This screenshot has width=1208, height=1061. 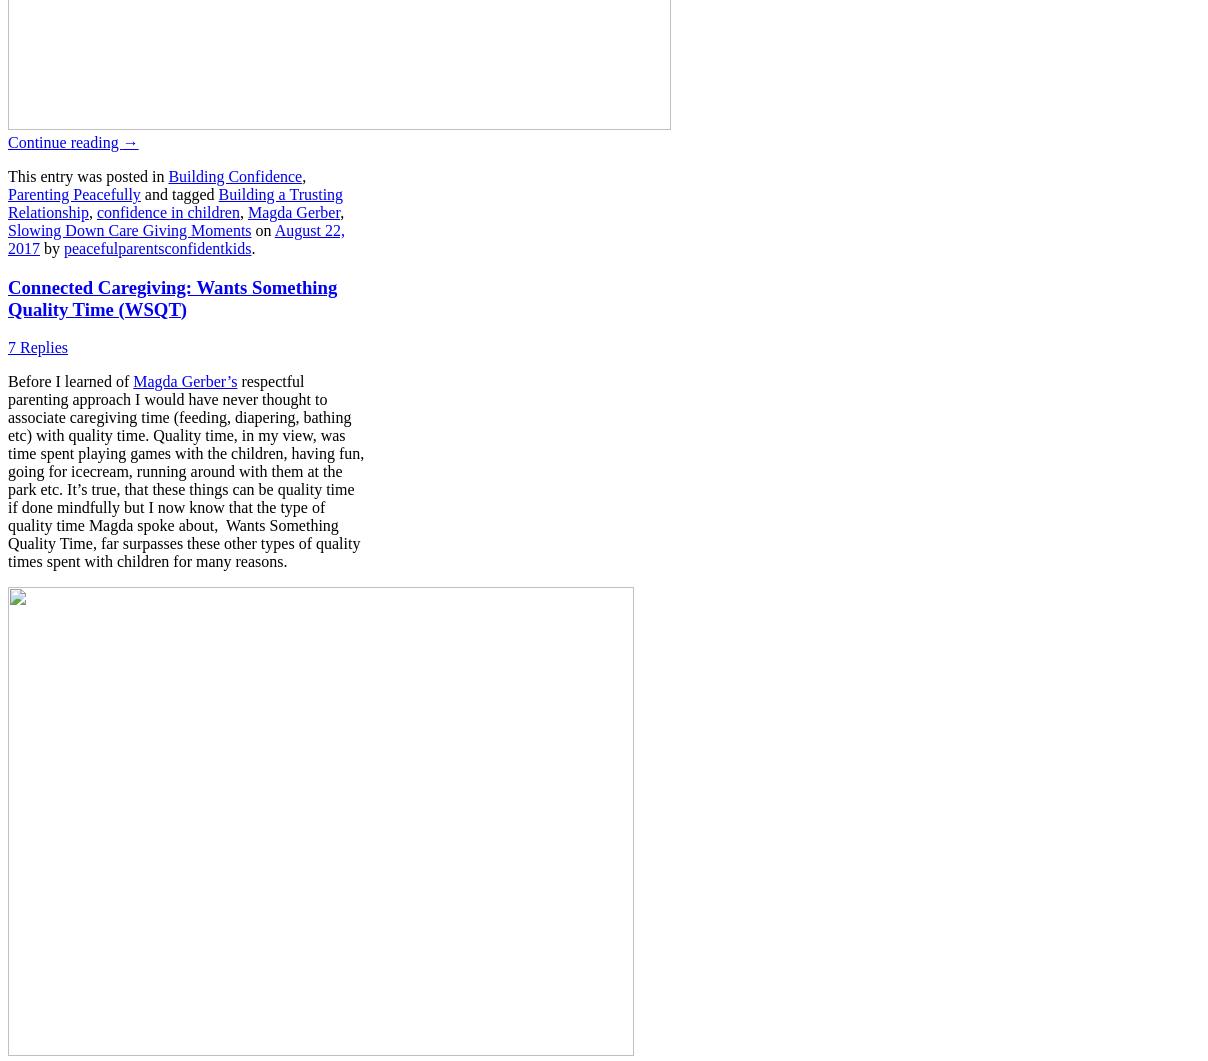 I want to click on 'Connected Caregiving: Wants Something Quality Time (WSQT)', so click(x=172, y=296).